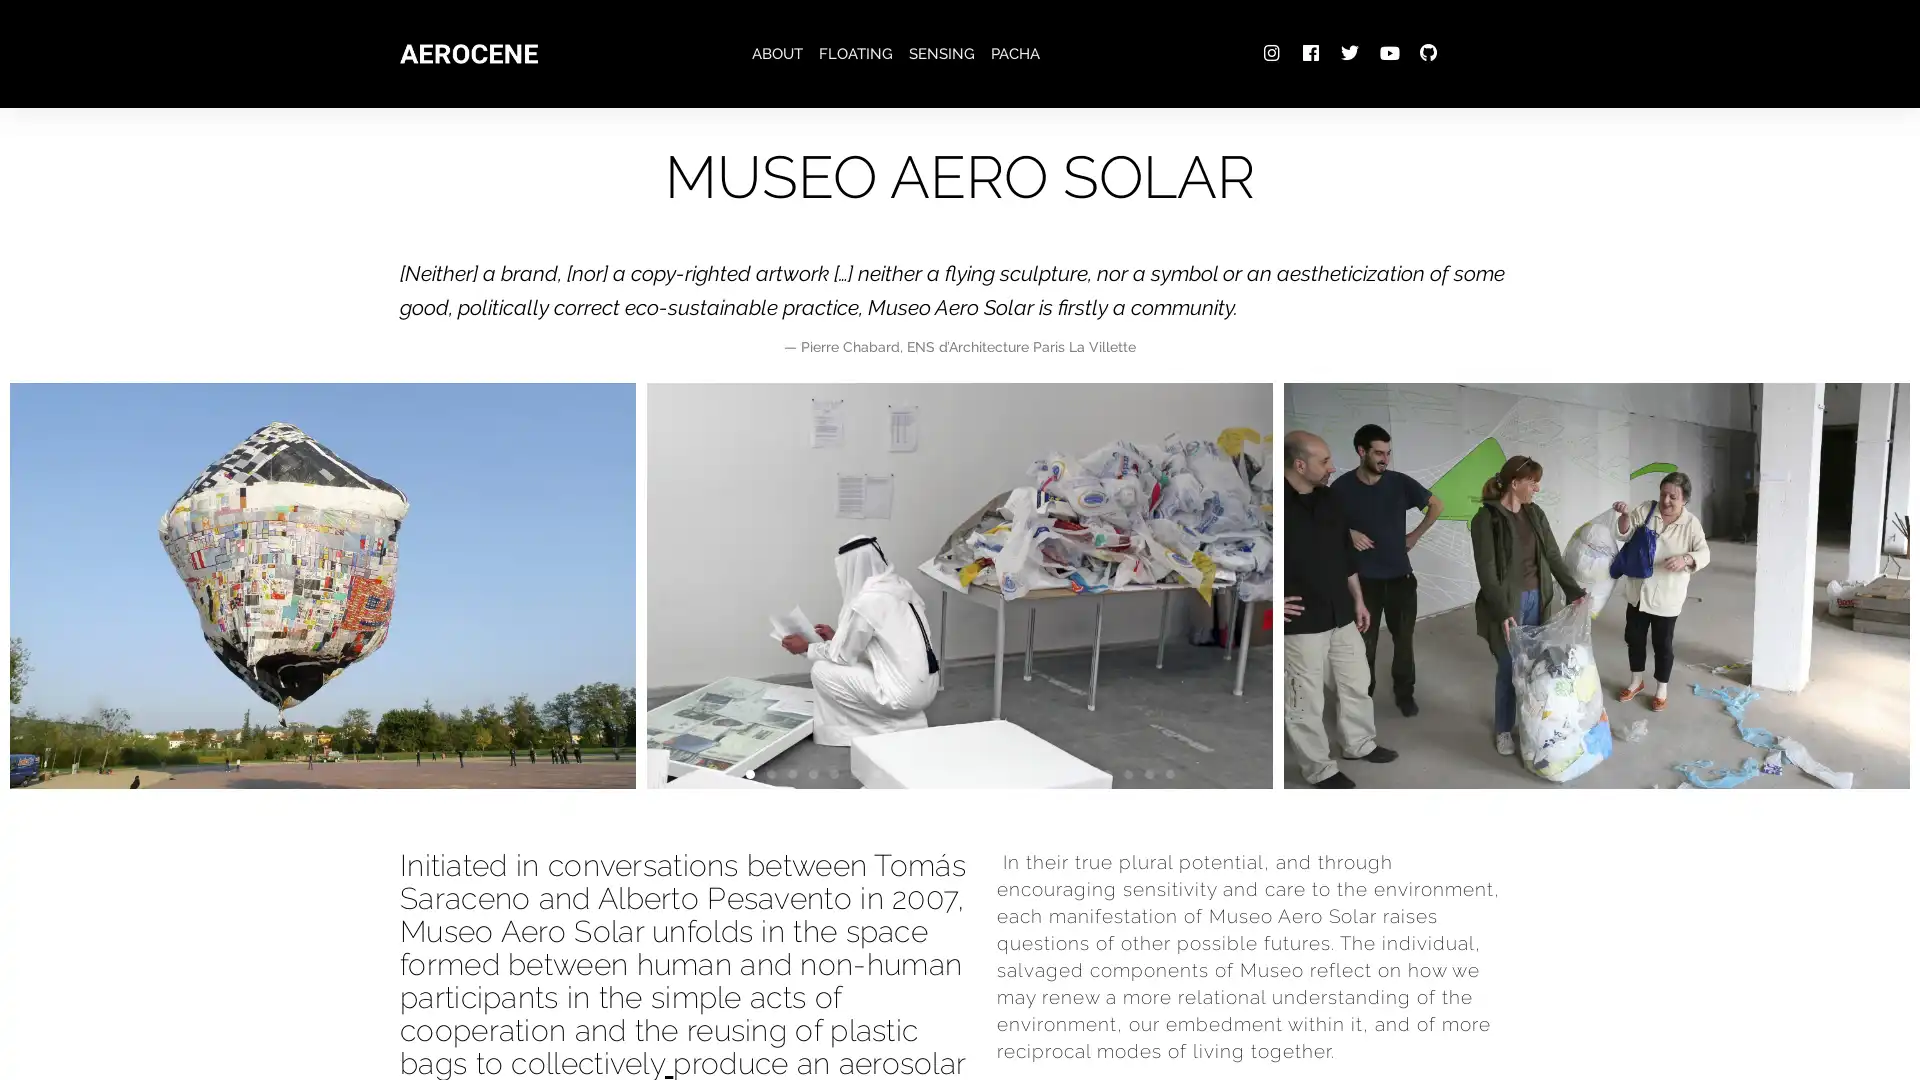 This screenshot has width=1920, height=1080. Describe the element at coordinates (1063, 773) in the screenshot. I see `Go to slide 16` at that location.